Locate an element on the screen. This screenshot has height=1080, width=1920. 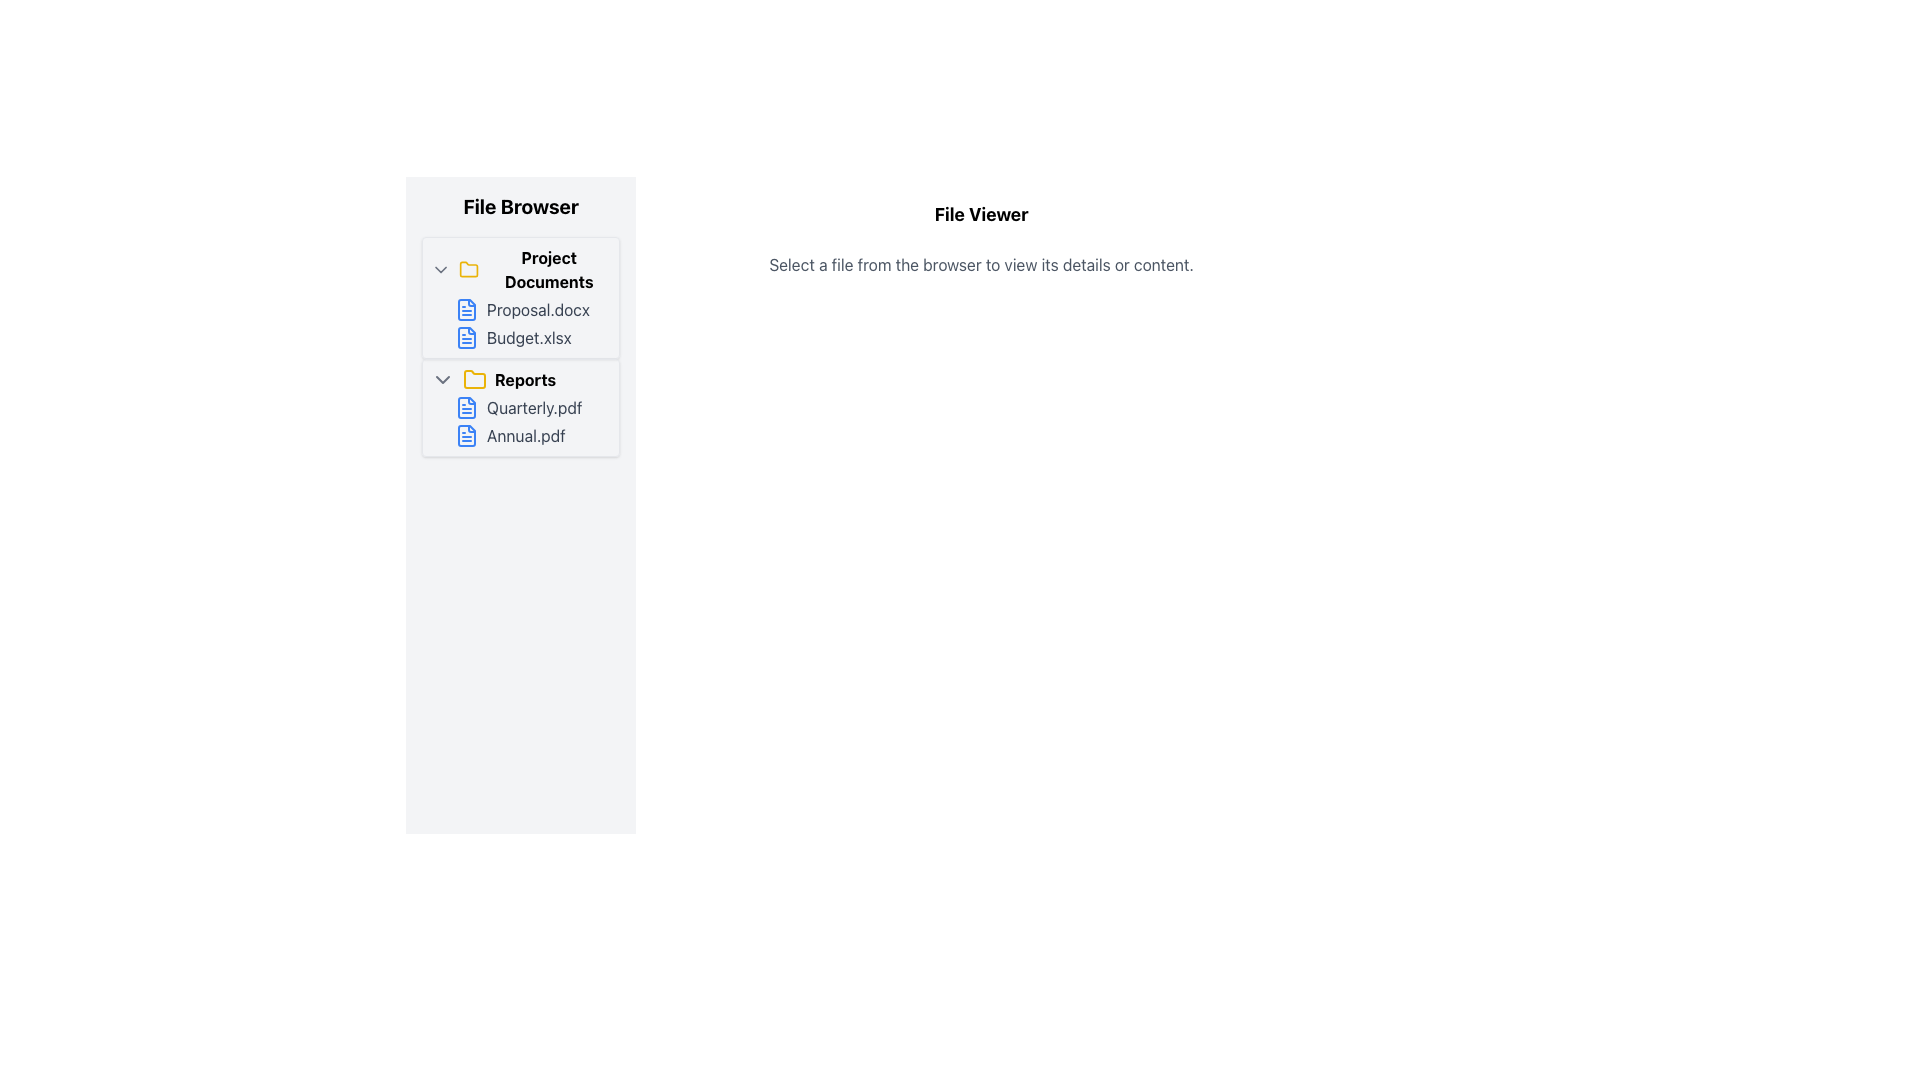
the document file icon representing 'Annual.pdf' in the 'Reports' section of the sidebar navigation is located at coordinates (465, 434).